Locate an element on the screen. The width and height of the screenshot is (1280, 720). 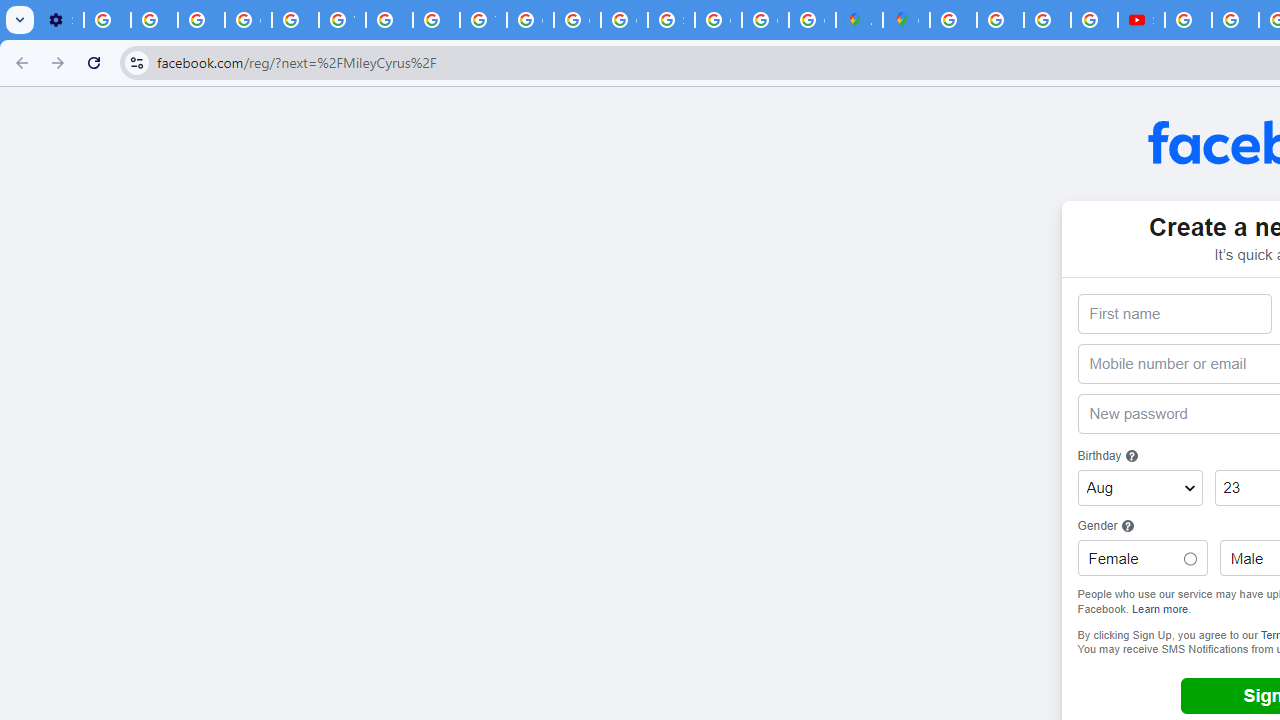
'Settings - Customize profile' is located at coordinates (60, 20).